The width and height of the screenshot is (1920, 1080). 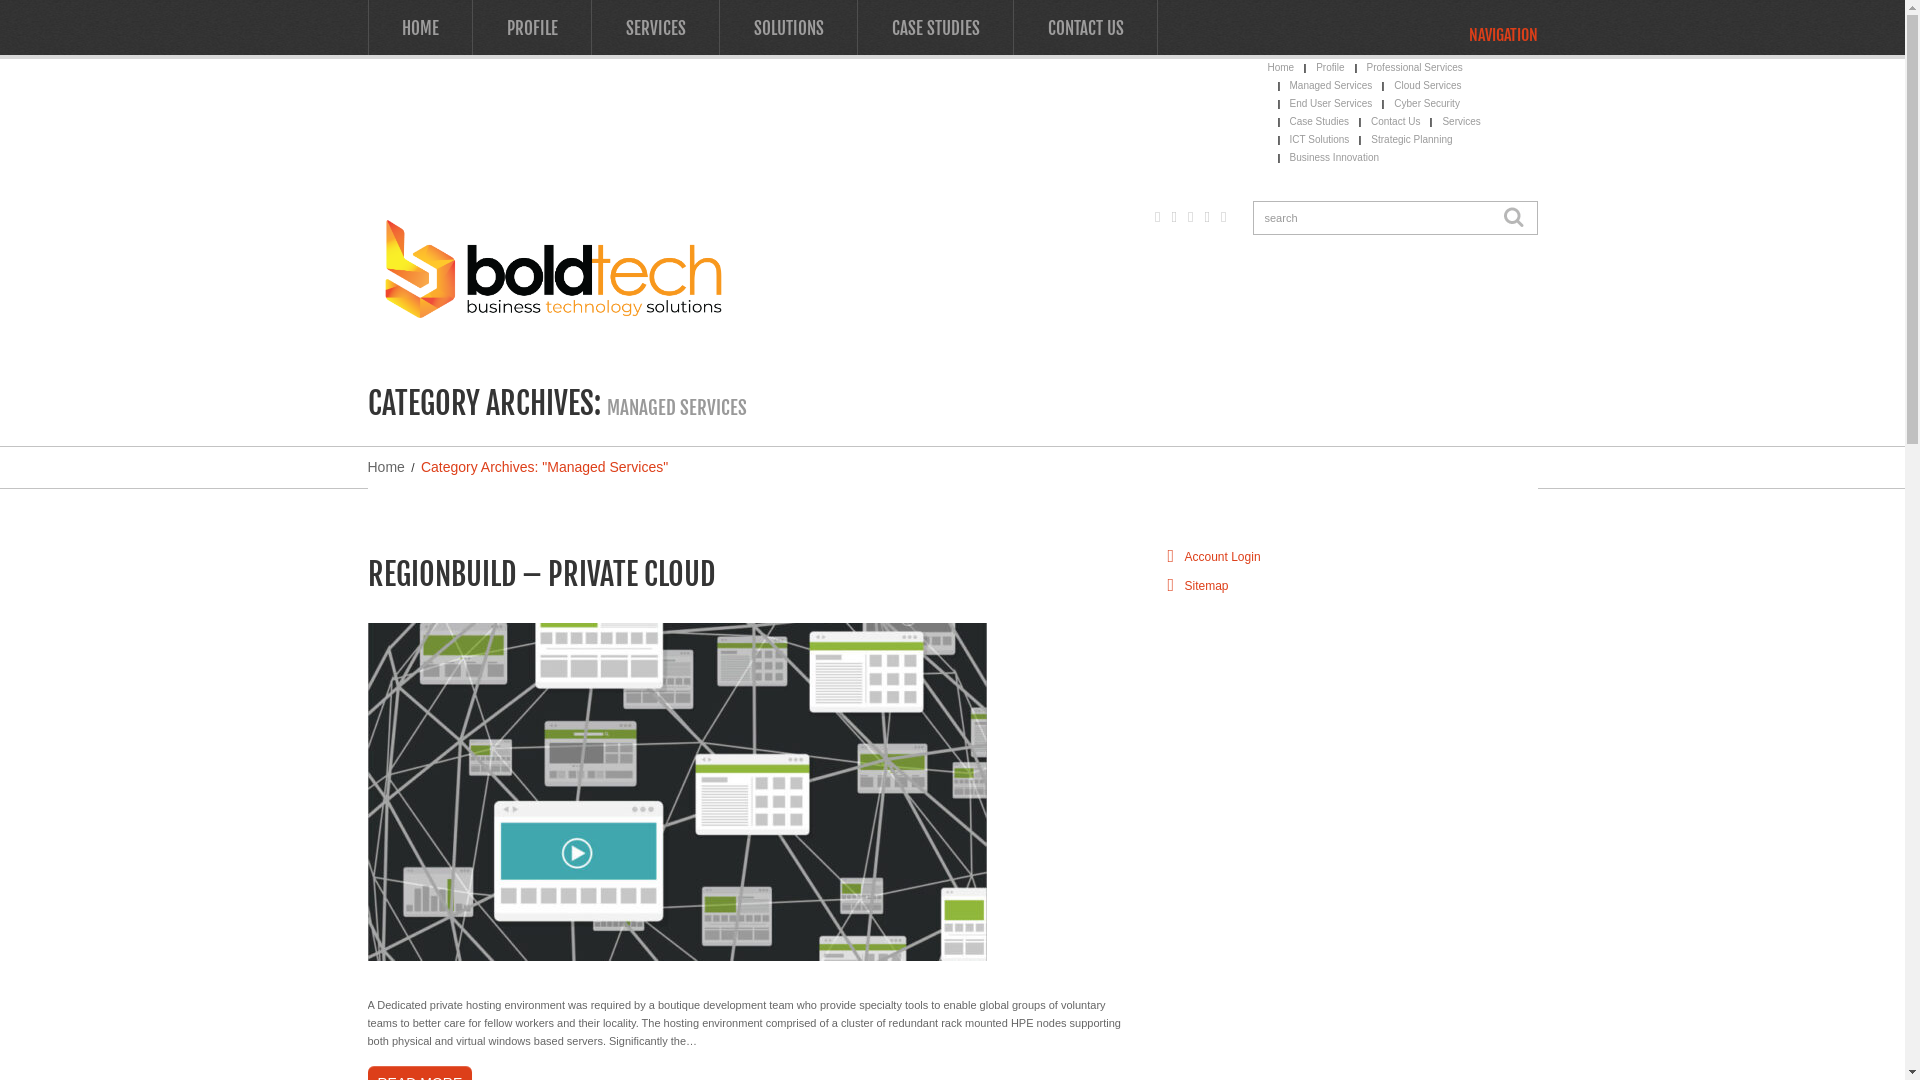 I want to click on 'Profile', so click(x=1329, y=66).